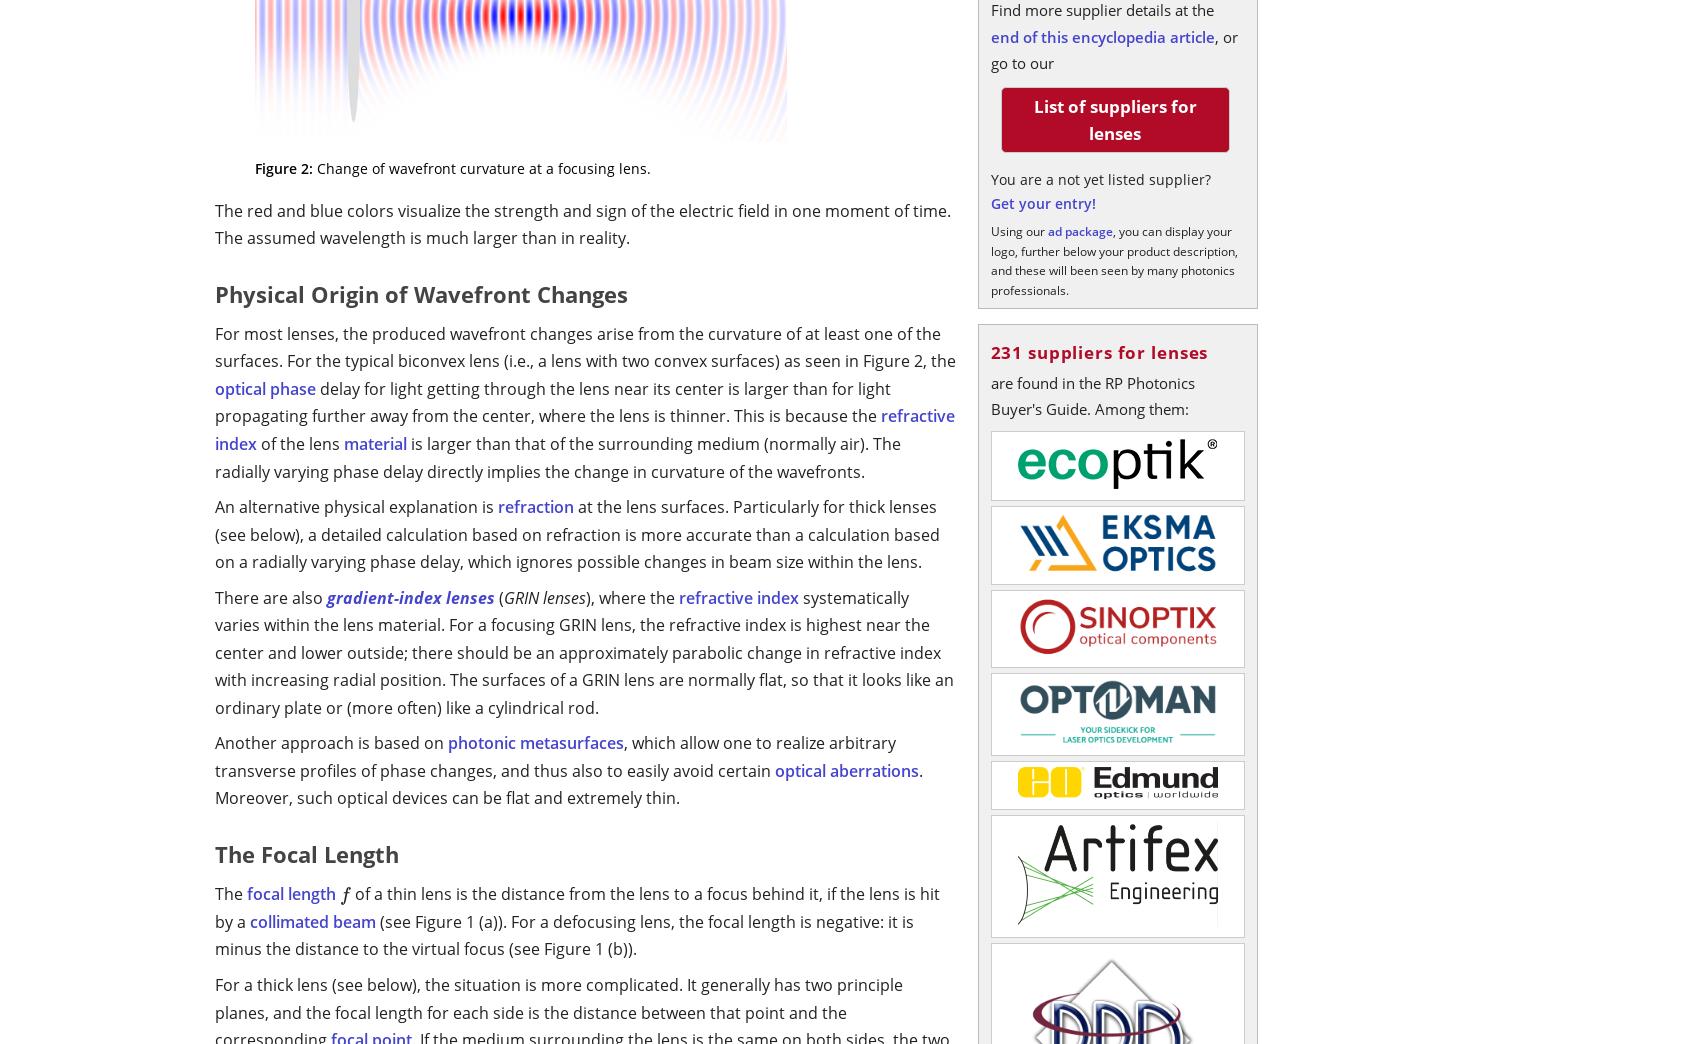  What do you see at coordinates (265, 387) in the screenshot?
I see `'optical phase'` at bounding box center [265, 387].